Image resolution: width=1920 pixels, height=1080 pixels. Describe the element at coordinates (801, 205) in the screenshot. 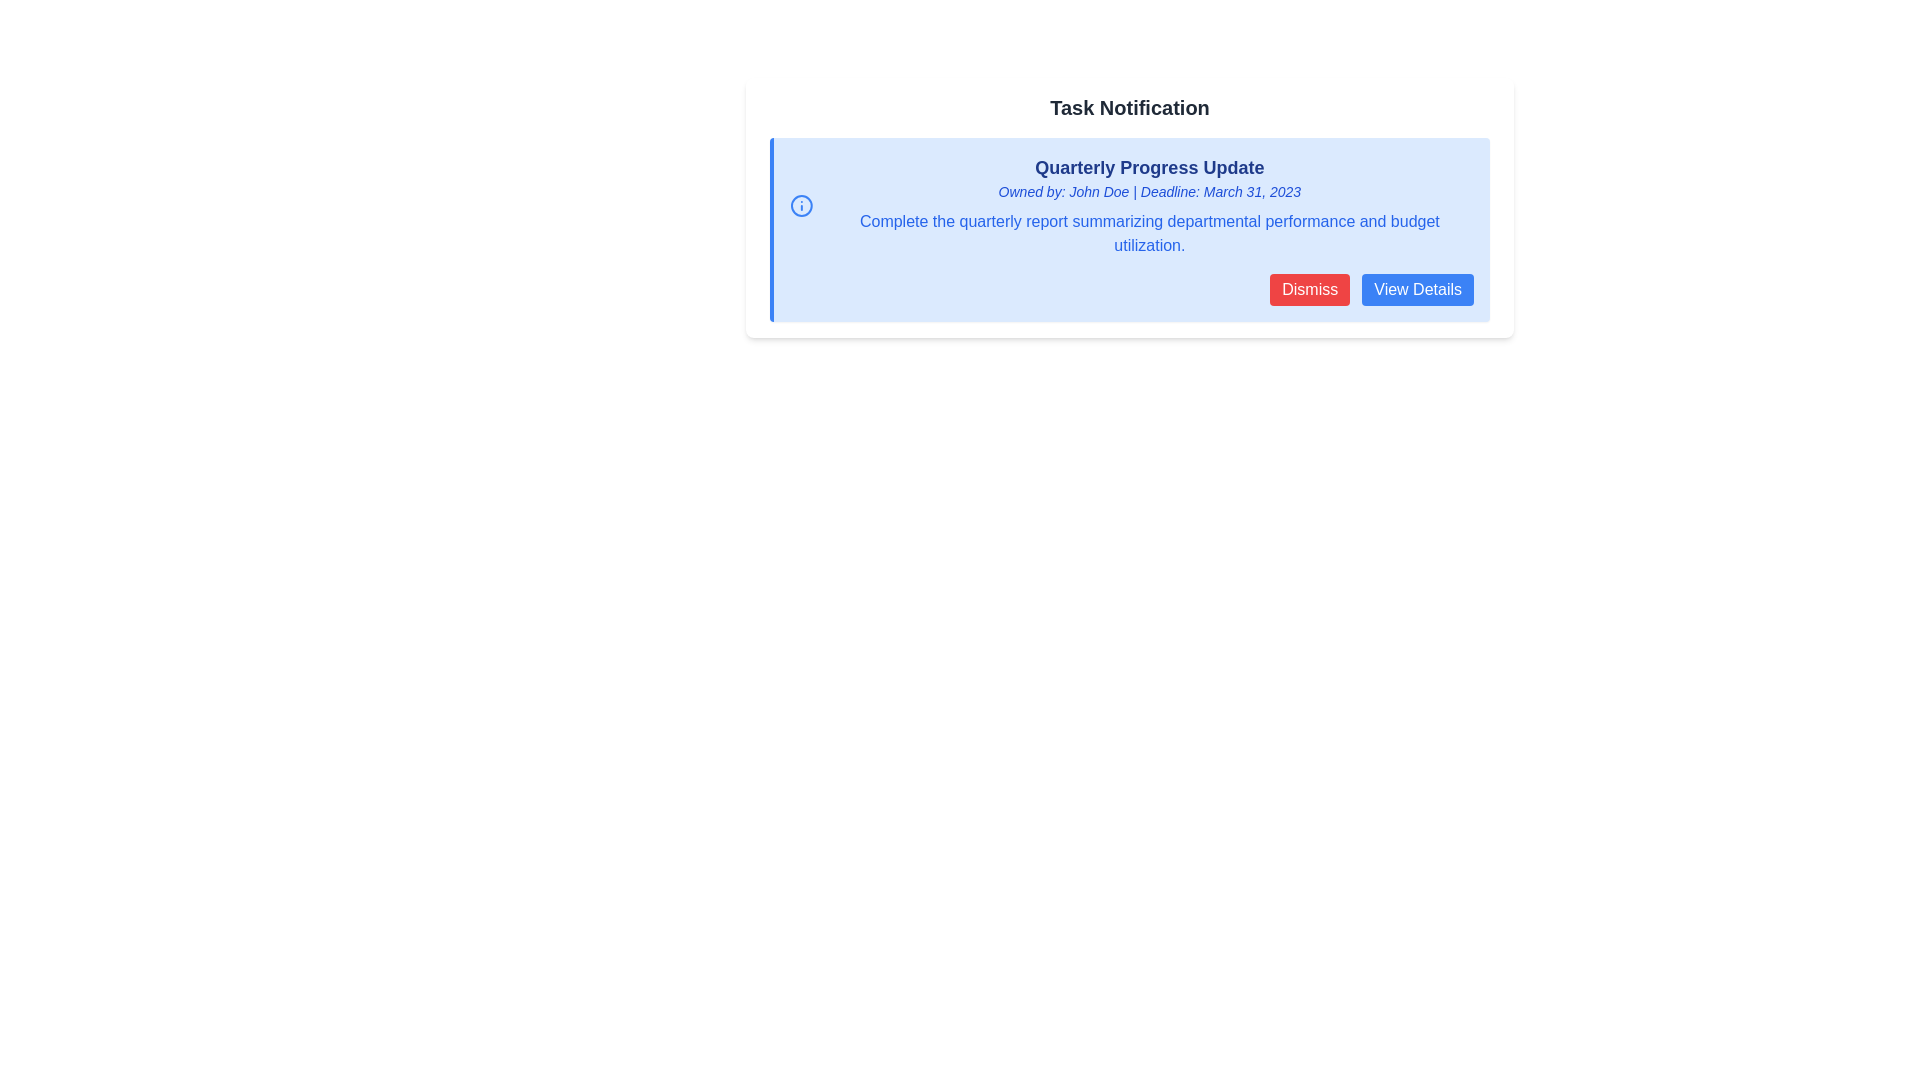

I see `the circular graphic with a blue stroke inside the SVG element located in the notification panel, positioned near the top-left corner` at that location.